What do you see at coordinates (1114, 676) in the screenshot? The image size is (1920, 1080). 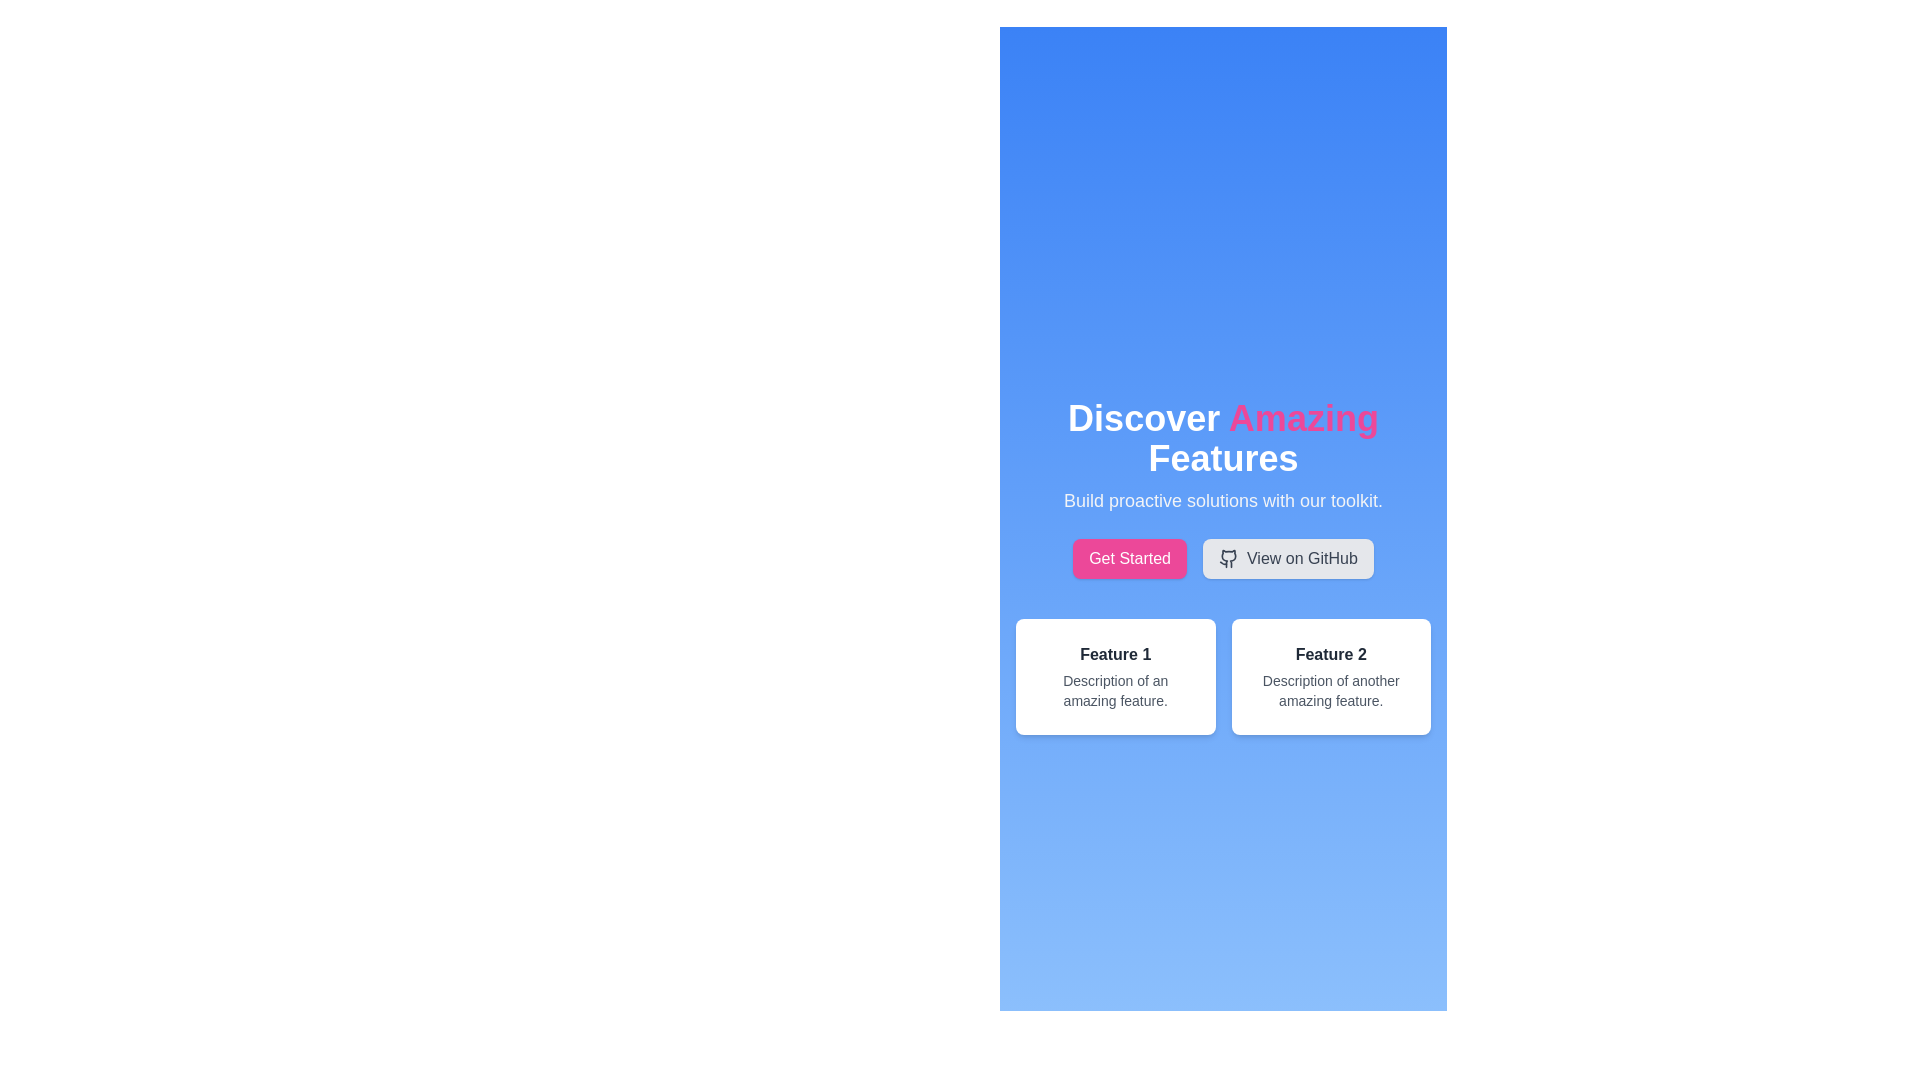 I see `the first informational card in the grid layout, which is located in the leftmost column and presents a feature description below the heading 'Discover Amazing Features'` at bounding box center [1114, 676].